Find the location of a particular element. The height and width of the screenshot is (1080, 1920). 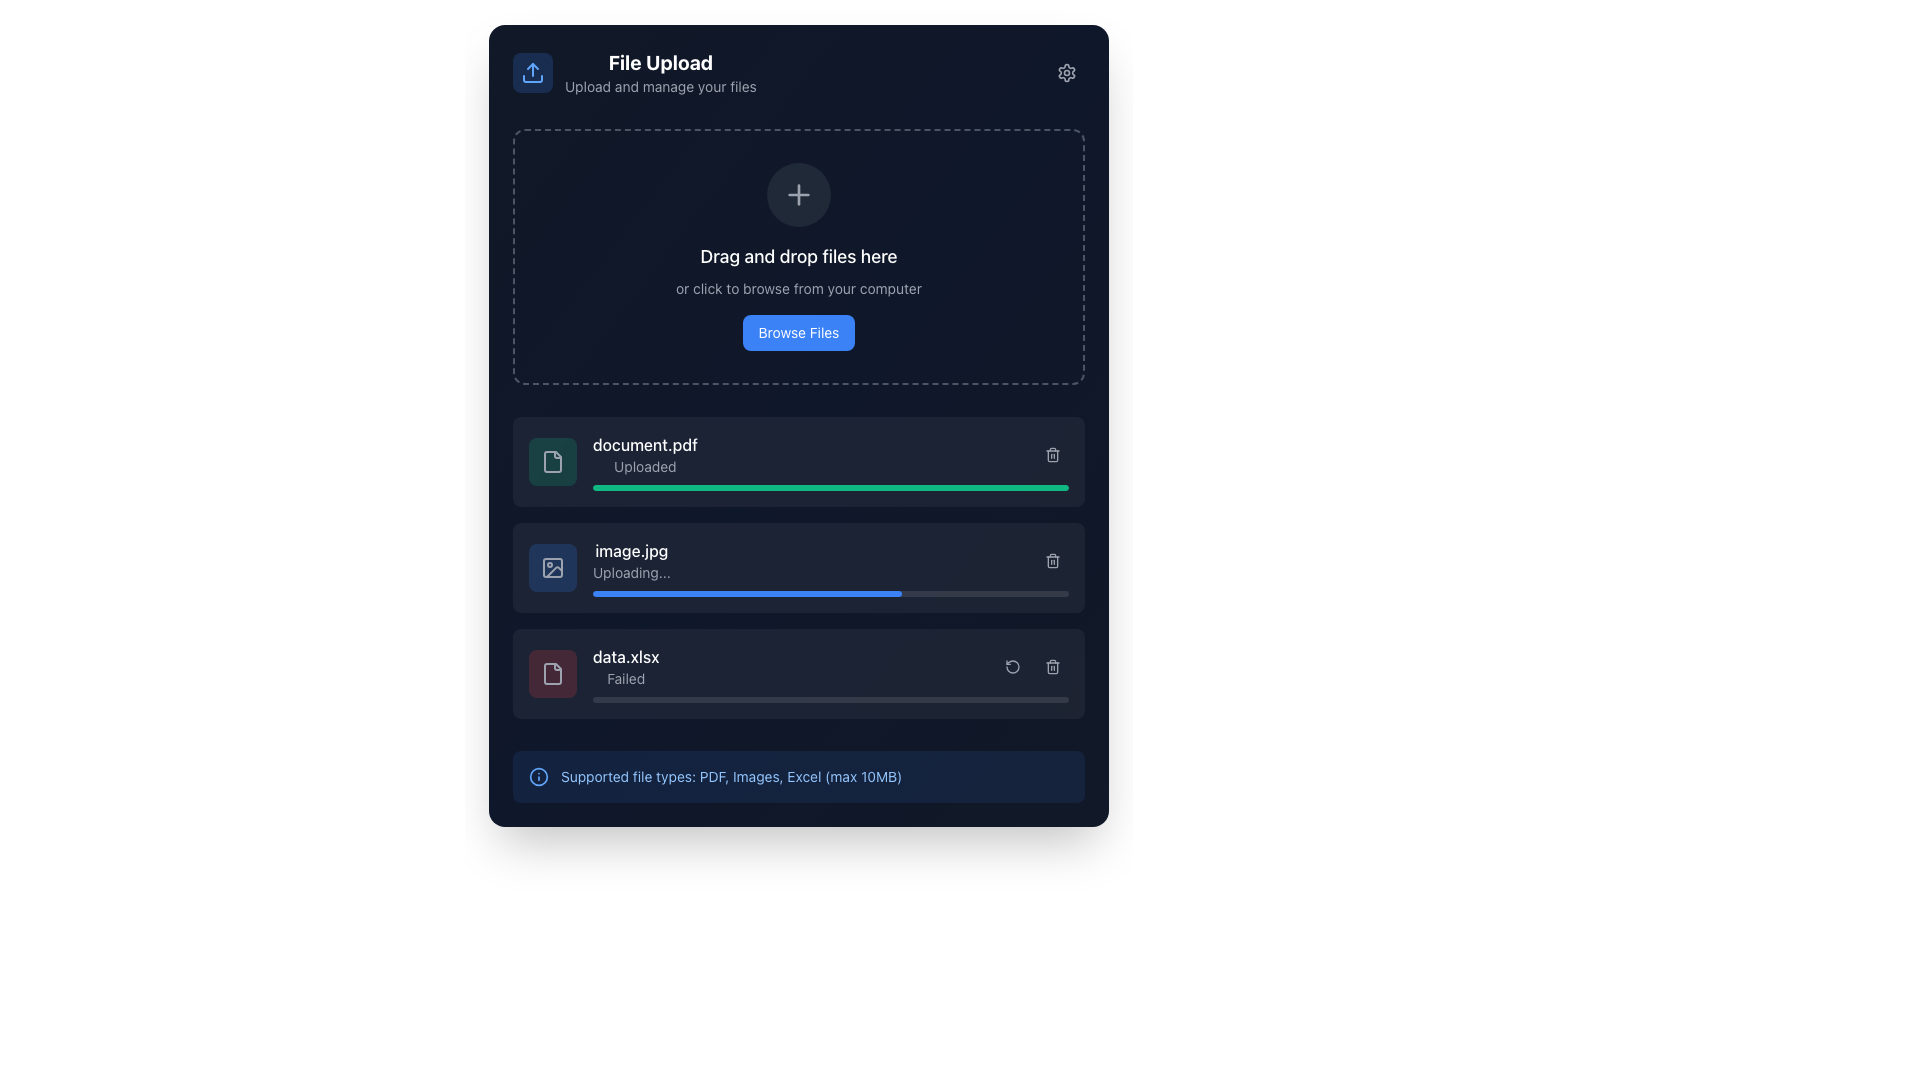

the delete icon (trashcan) positioned to the right of the loading progress bar for 'image.jpg' is located at coordinates (1051, 560).